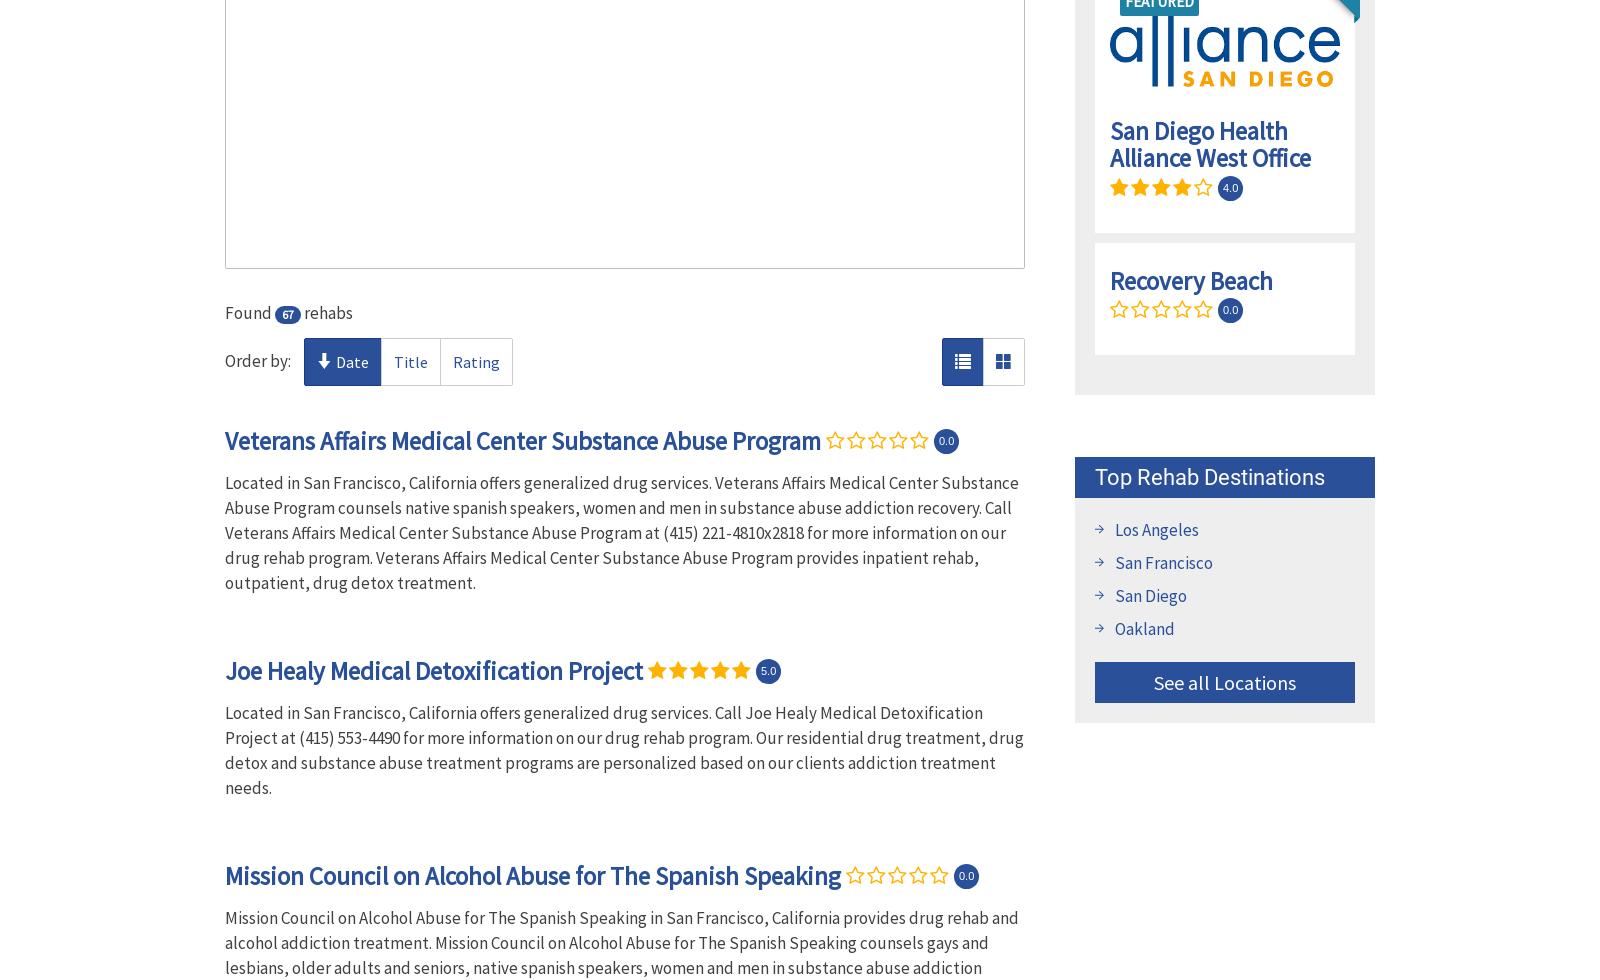  Describe the element at coordinates (1164, 563) in the screenshot. I see `'San Francisco'` at that location.